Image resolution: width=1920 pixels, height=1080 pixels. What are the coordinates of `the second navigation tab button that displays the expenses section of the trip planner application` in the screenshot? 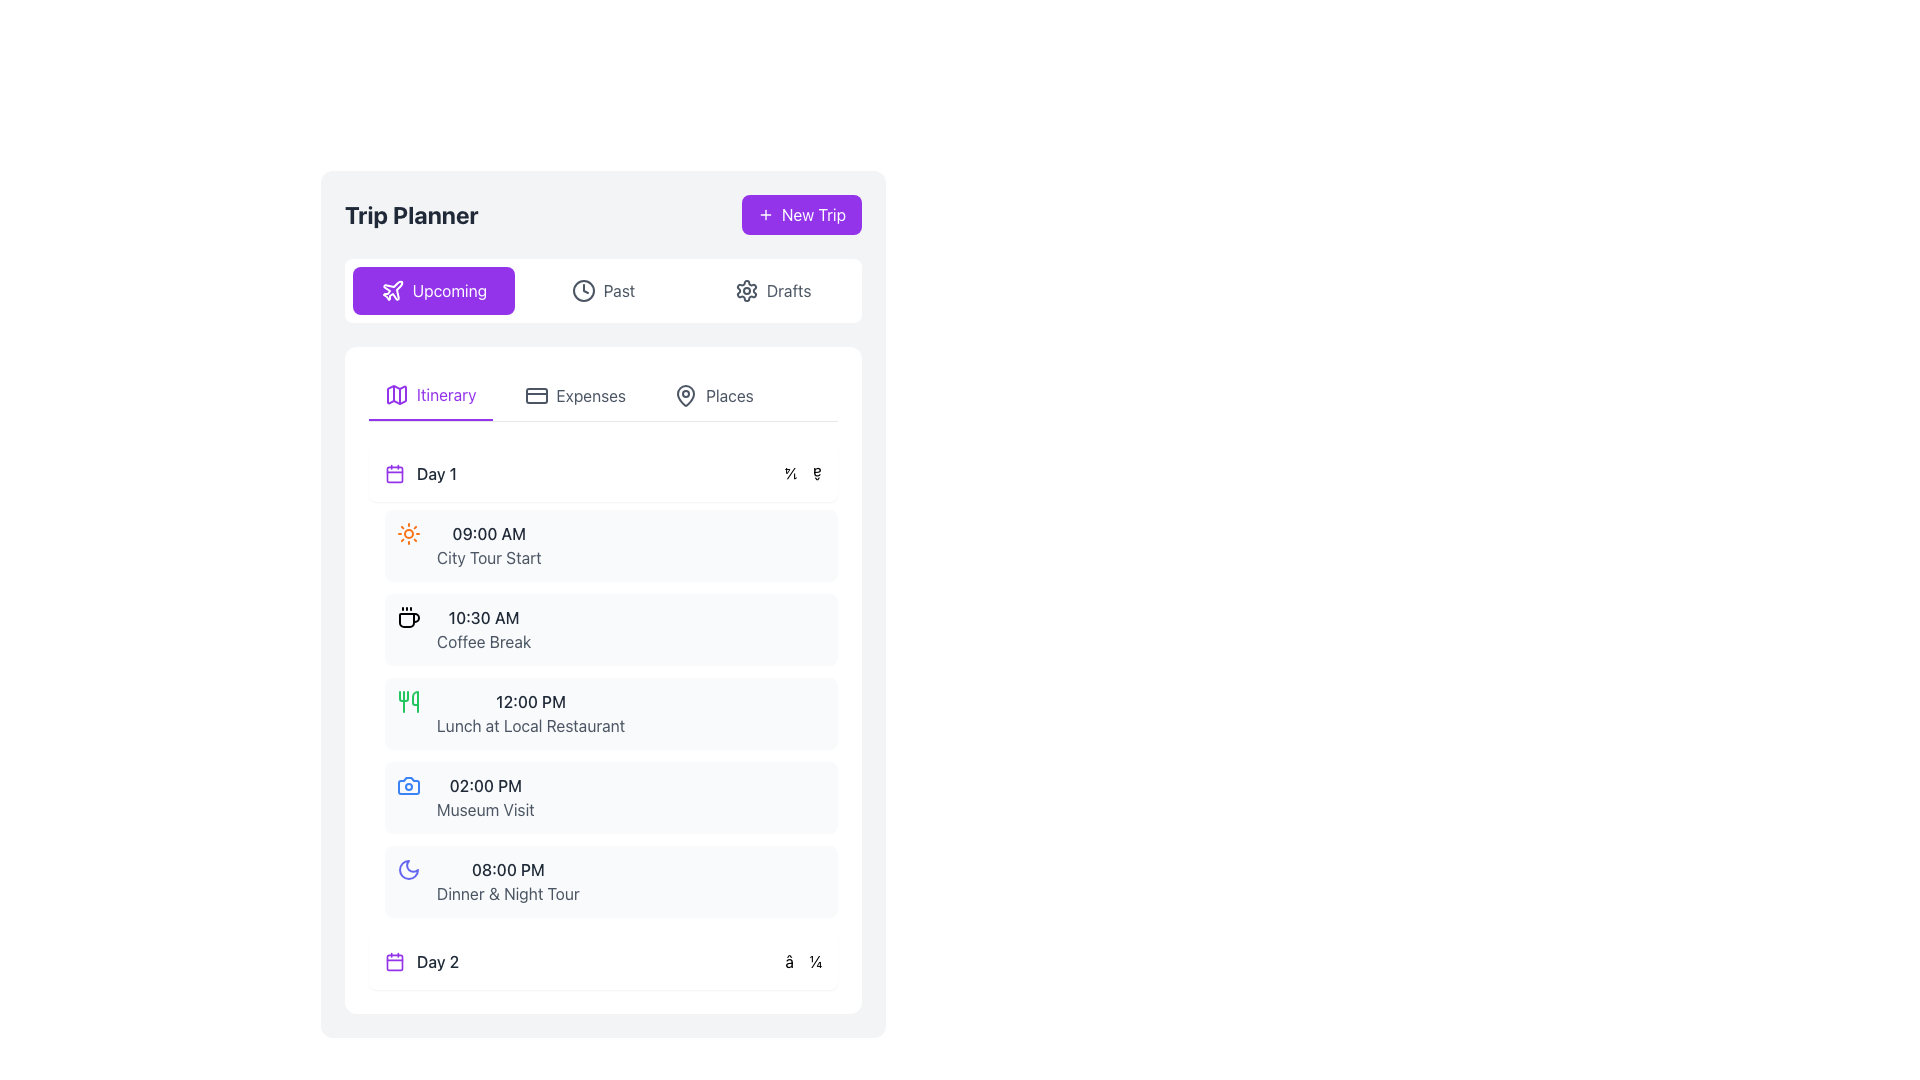 It's located at (574, 396).